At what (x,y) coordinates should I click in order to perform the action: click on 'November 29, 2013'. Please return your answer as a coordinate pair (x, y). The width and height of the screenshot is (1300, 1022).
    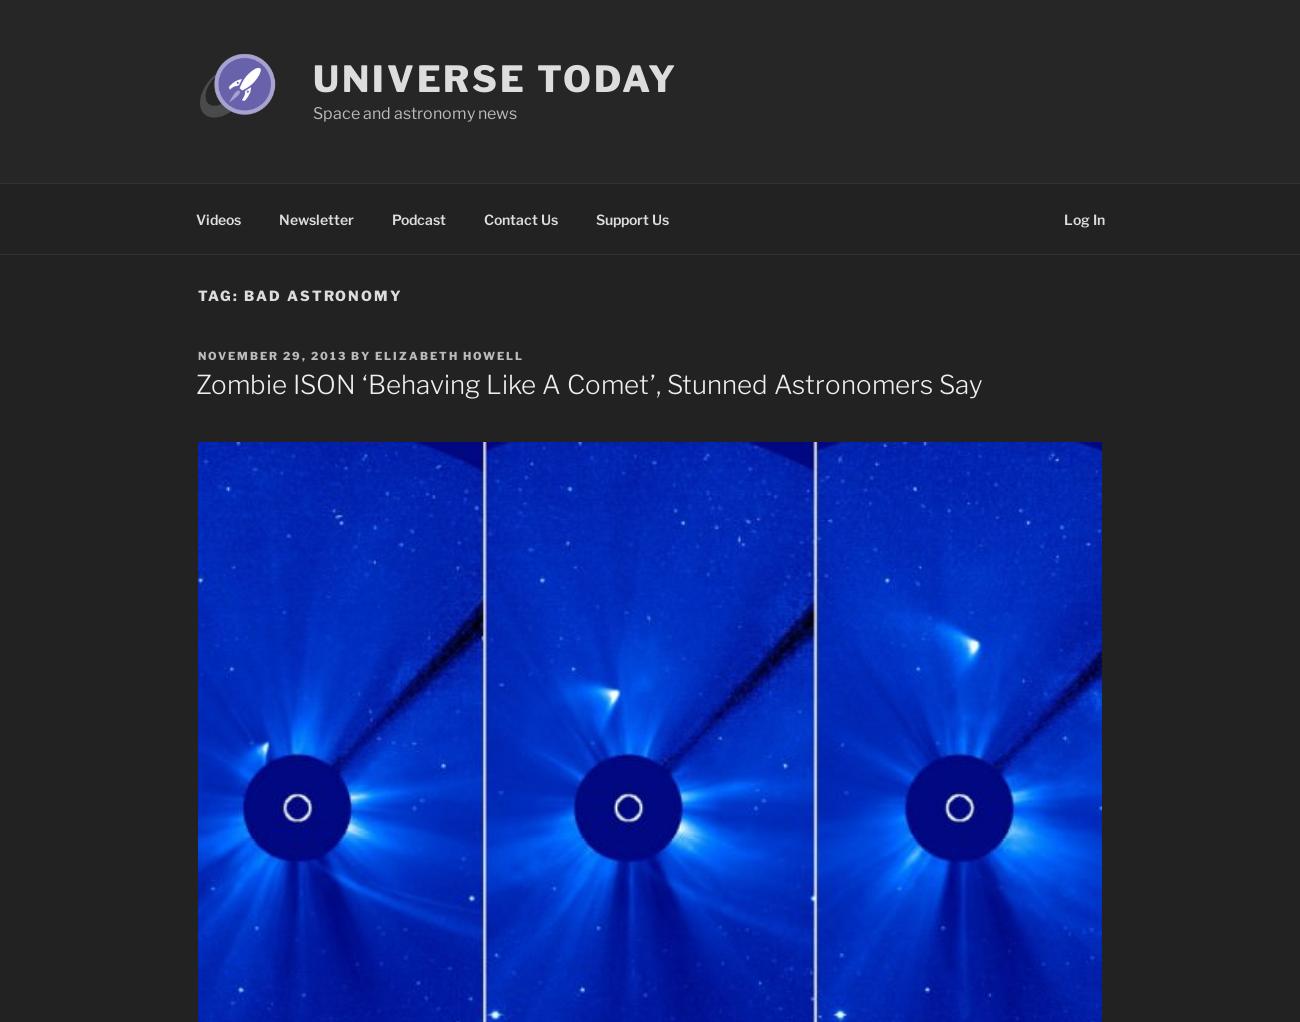
    Looking at the image, I should click on (272, 355).